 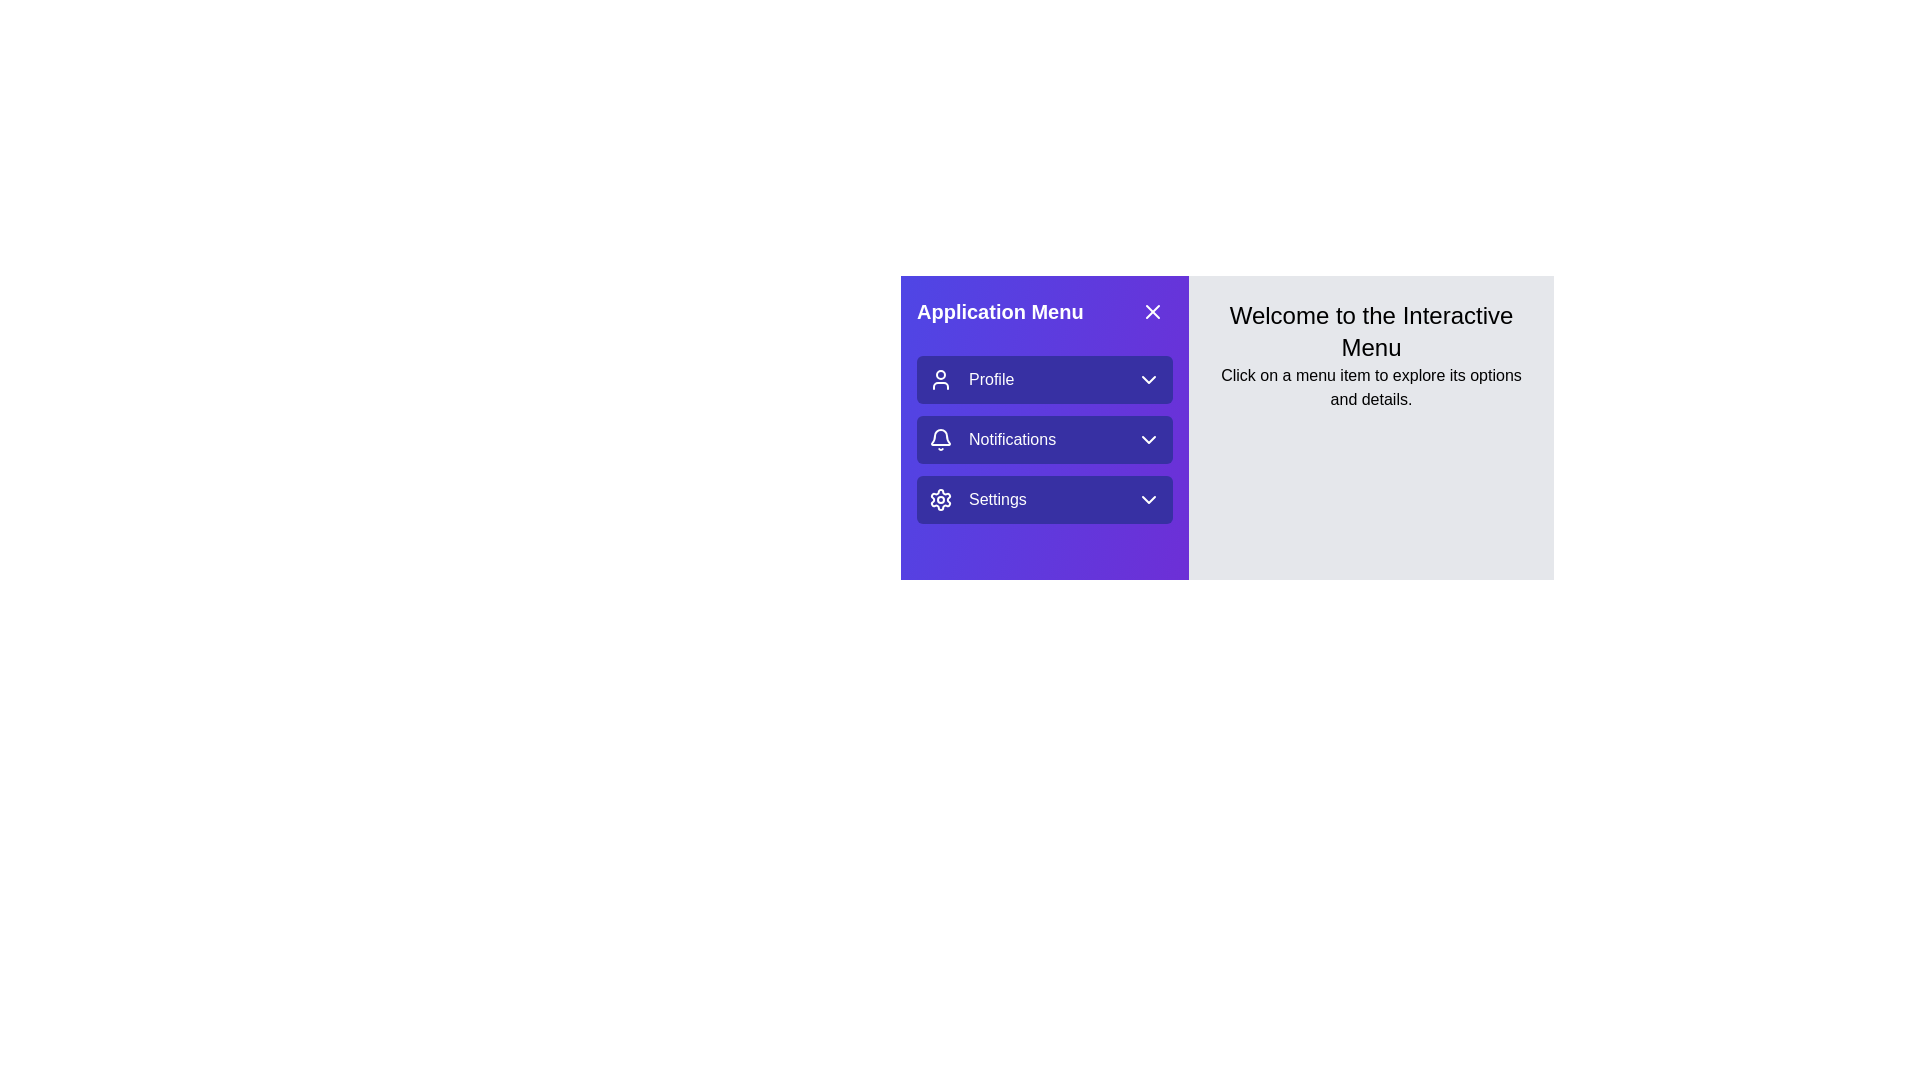 What do you see at coordinates (939, 436) in the screenshot?
I see `the curved part of the bell icon located within the 'Application Menu', which is the second icon next to 'Notifications'` at bounding box center [939, 436].